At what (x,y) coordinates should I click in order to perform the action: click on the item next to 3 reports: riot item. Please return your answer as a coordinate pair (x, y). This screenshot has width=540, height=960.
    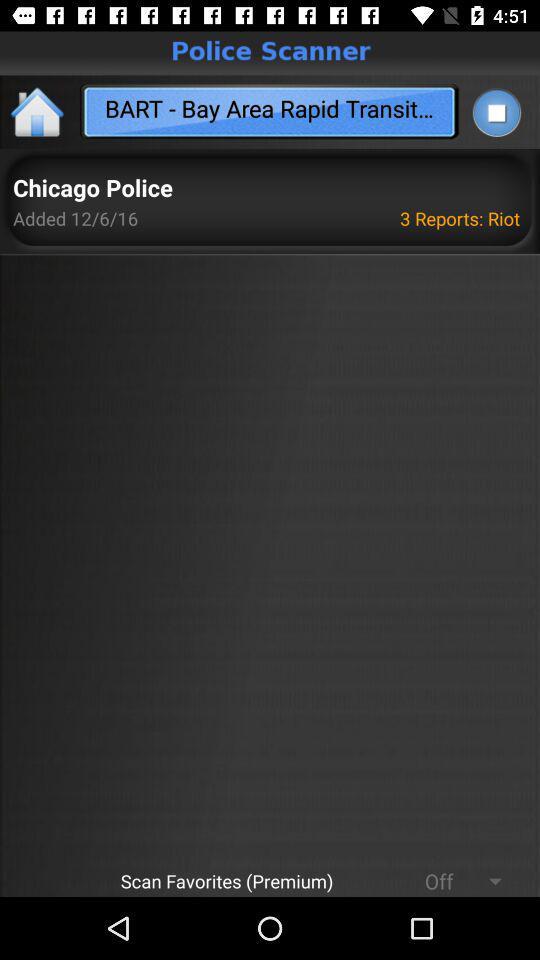
    Looking at the image, I should click on (91, 189).